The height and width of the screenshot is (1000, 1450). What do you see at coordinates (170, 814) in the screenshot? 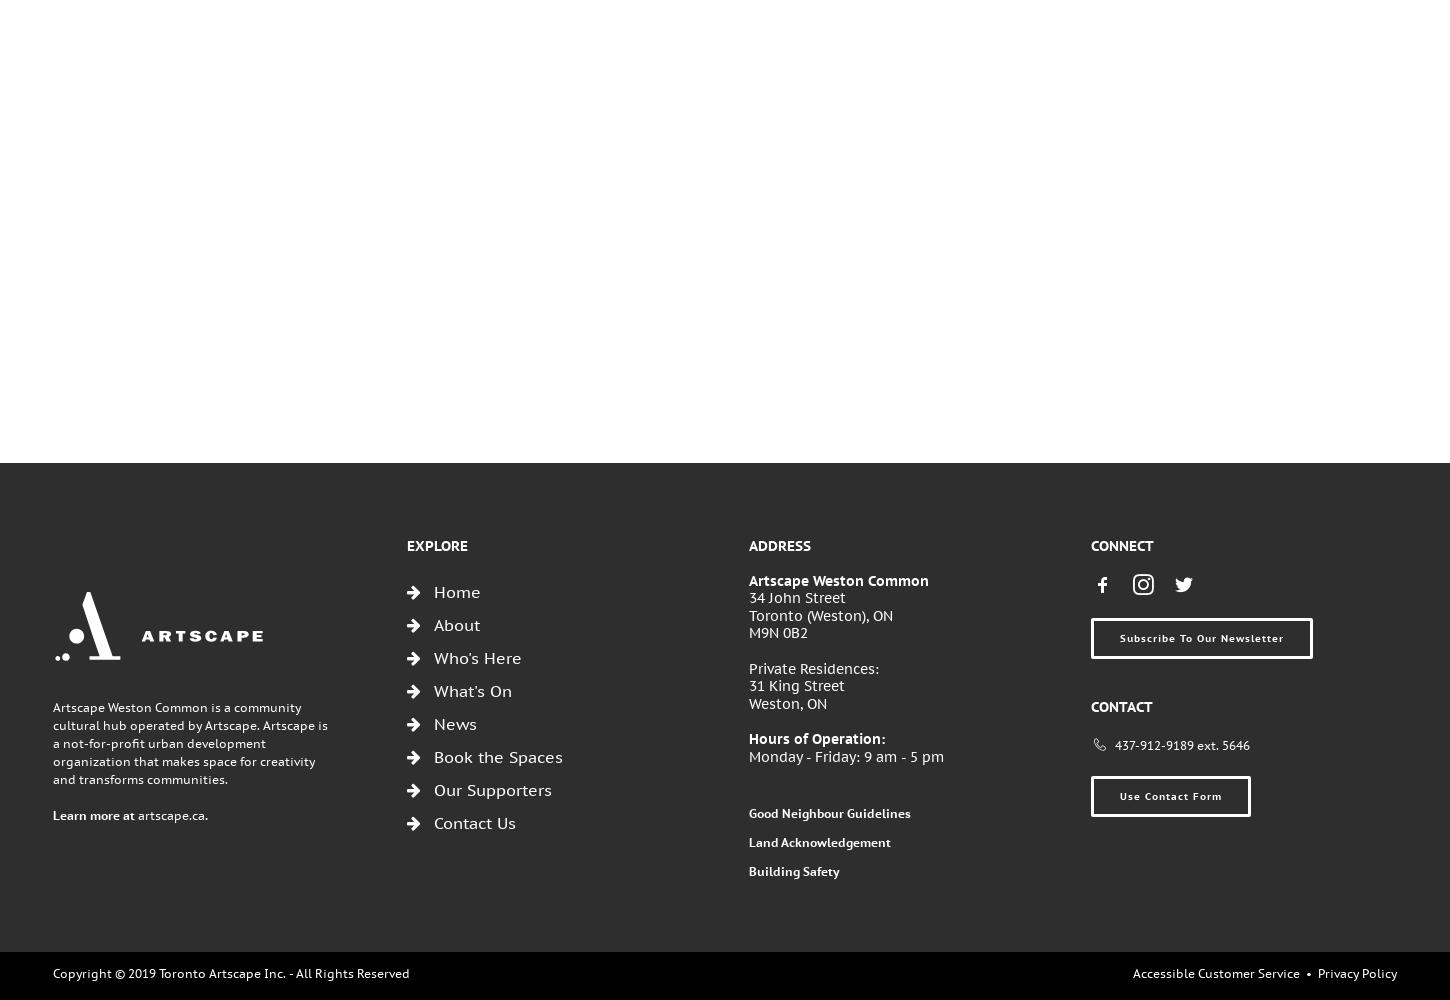
I see `'artscape.ca'` at bounding box center [170, 814].